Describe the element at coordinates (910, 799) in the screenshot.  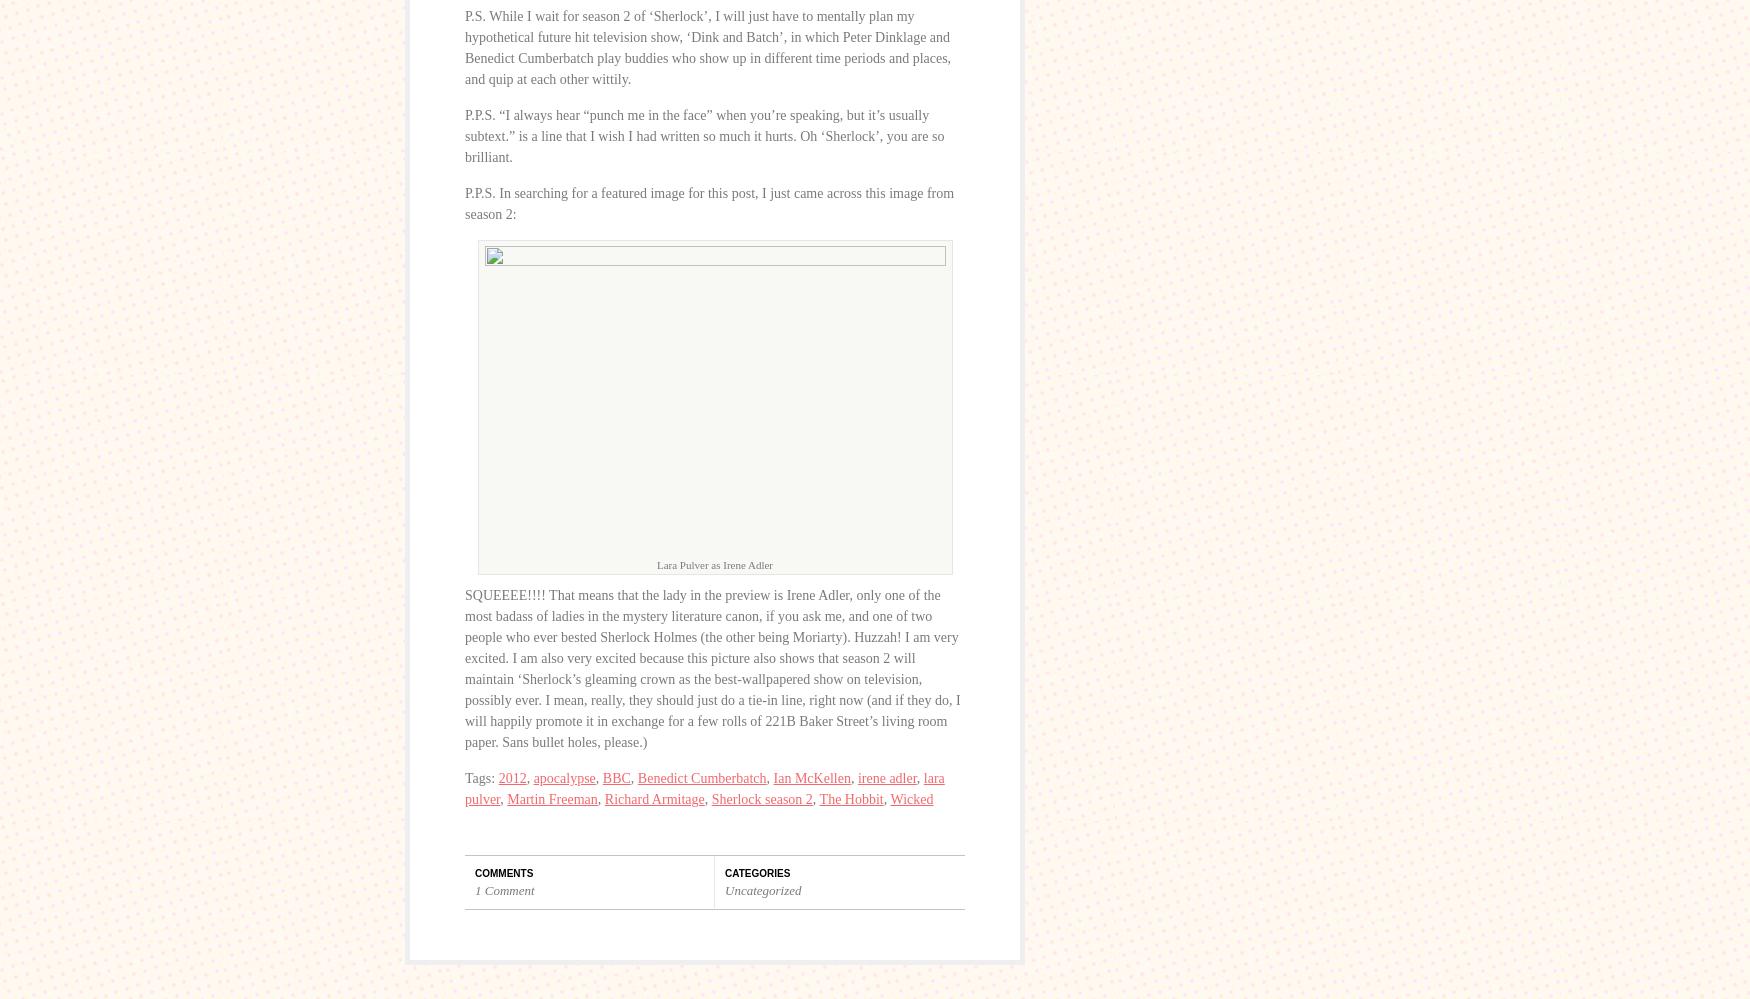
I see `'Wicked'` at that location.